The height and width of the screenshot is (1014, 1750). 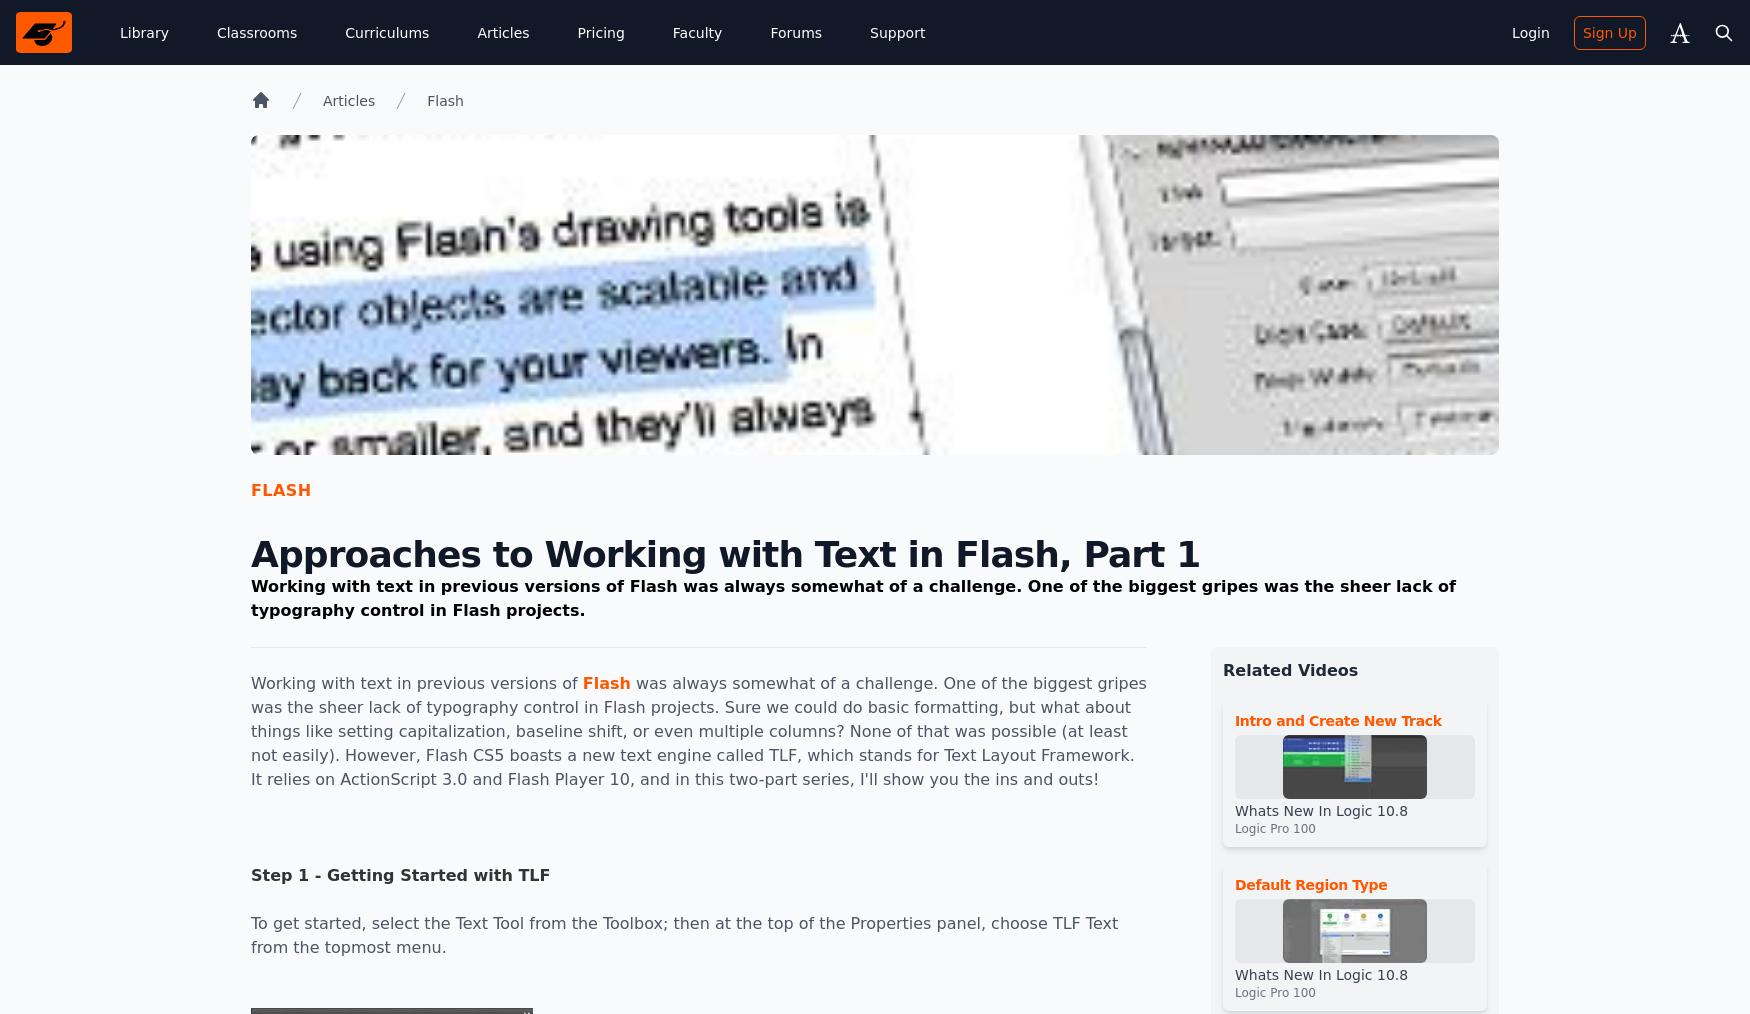 What do you see at coordinates (415, 682) in the screenshot?
I see `'Working with text in previous versions of'` at bounding box center [415, 682].